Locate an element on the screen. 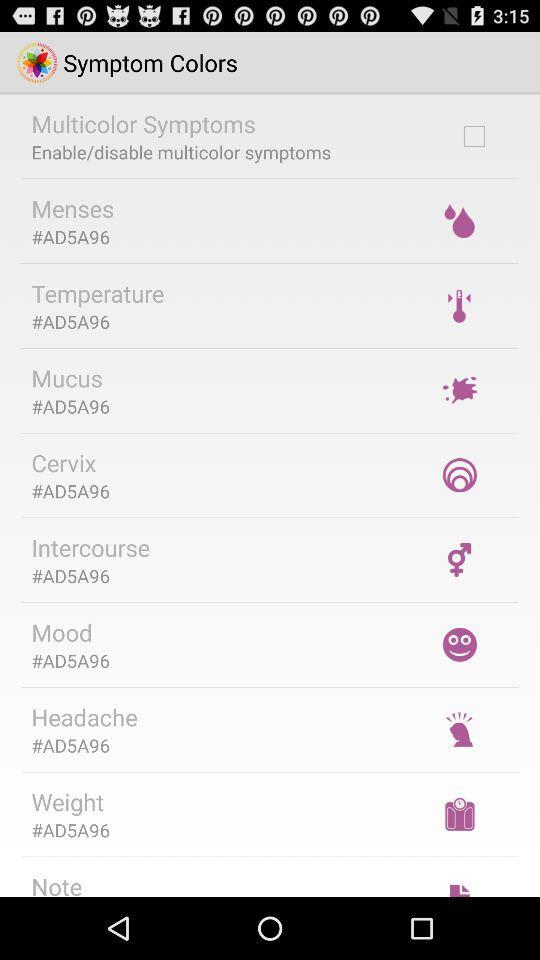 The width and height of the screenshot is (540, 960). temperature item is located at coordinates (96, 292).